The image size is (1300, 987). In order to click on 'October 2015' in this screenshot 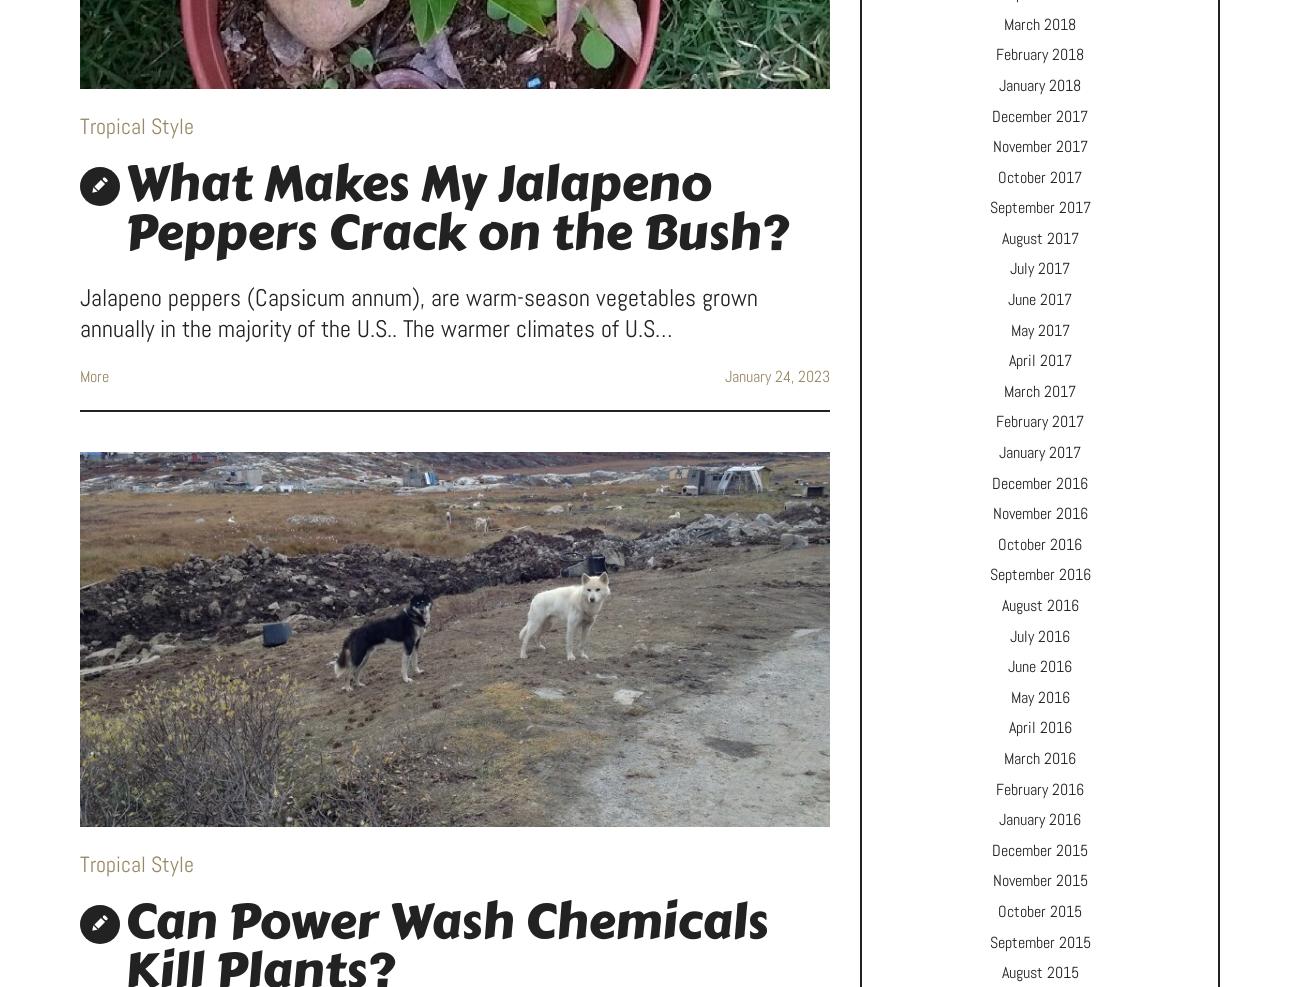, I will do `click(1040, 909)`.